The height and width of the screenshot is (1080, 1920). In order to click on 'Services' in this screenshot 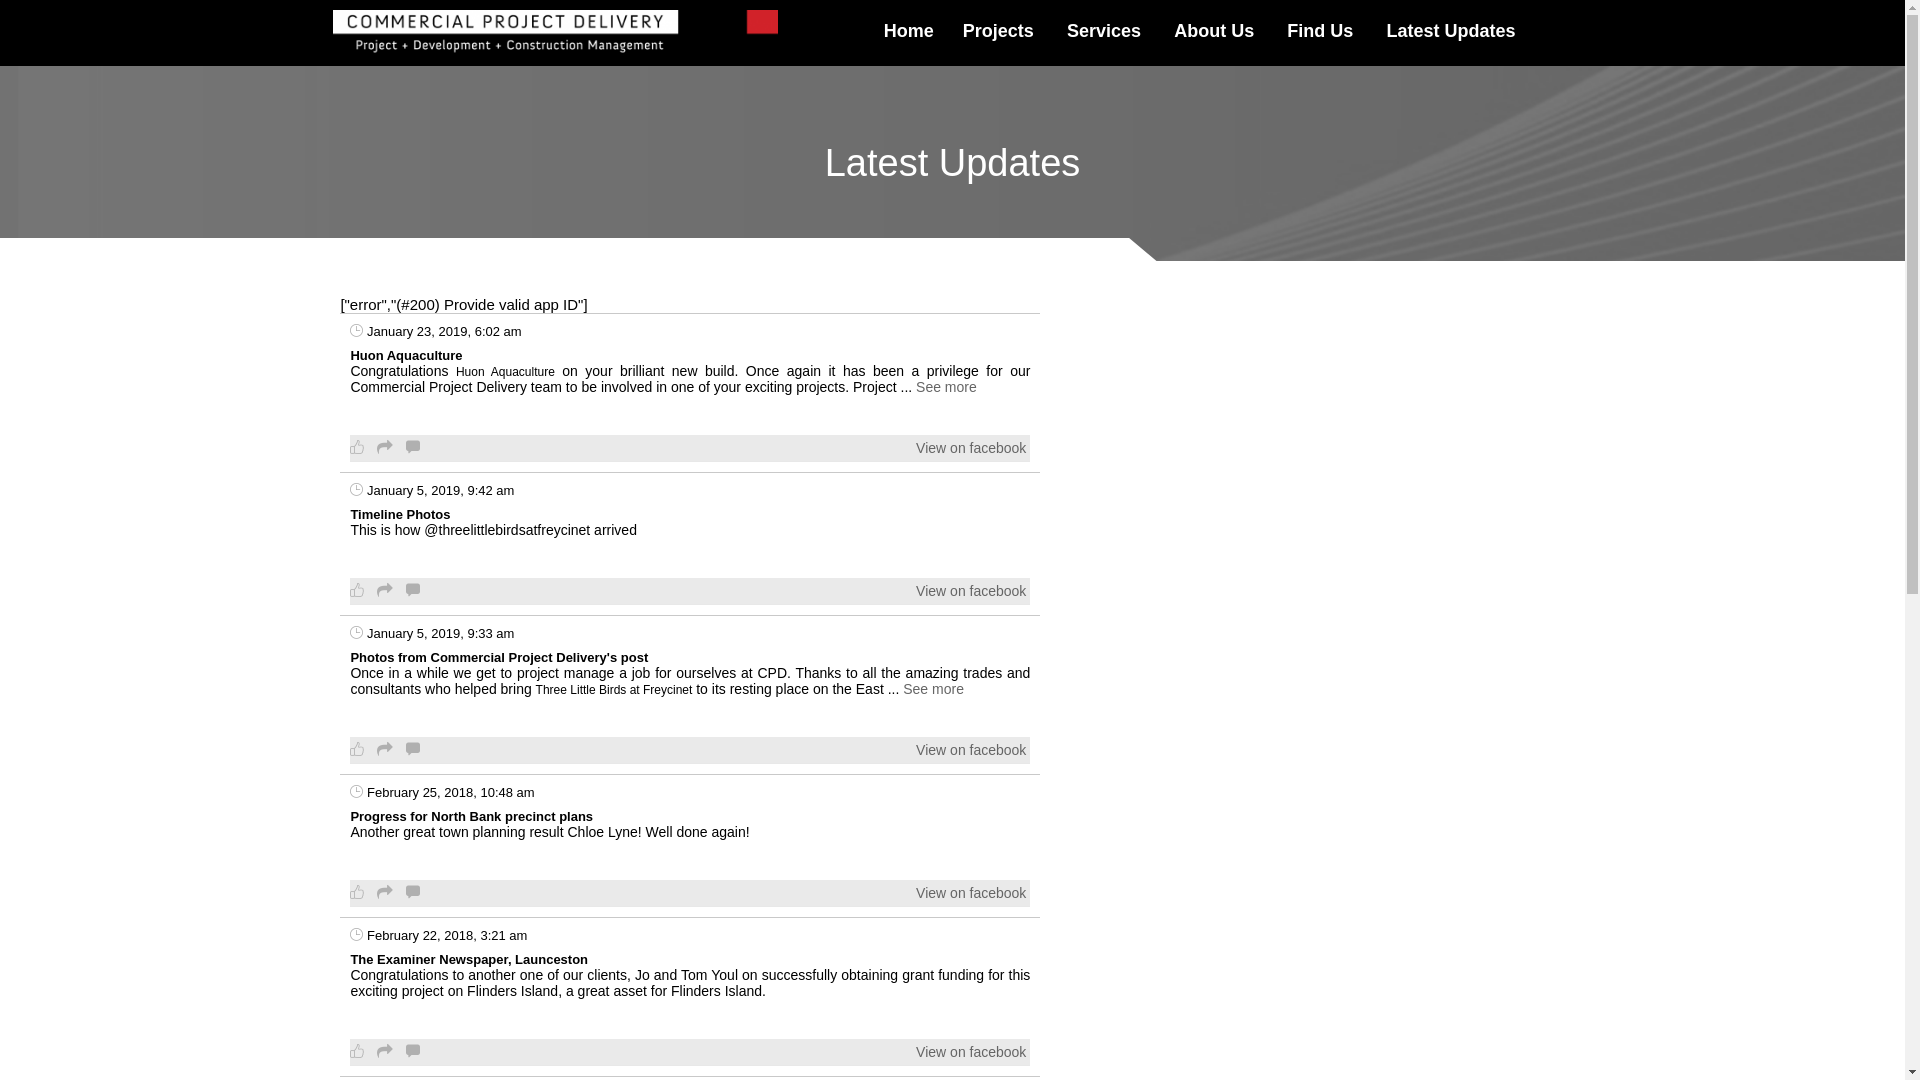, I will do `click(1103, 31)`.